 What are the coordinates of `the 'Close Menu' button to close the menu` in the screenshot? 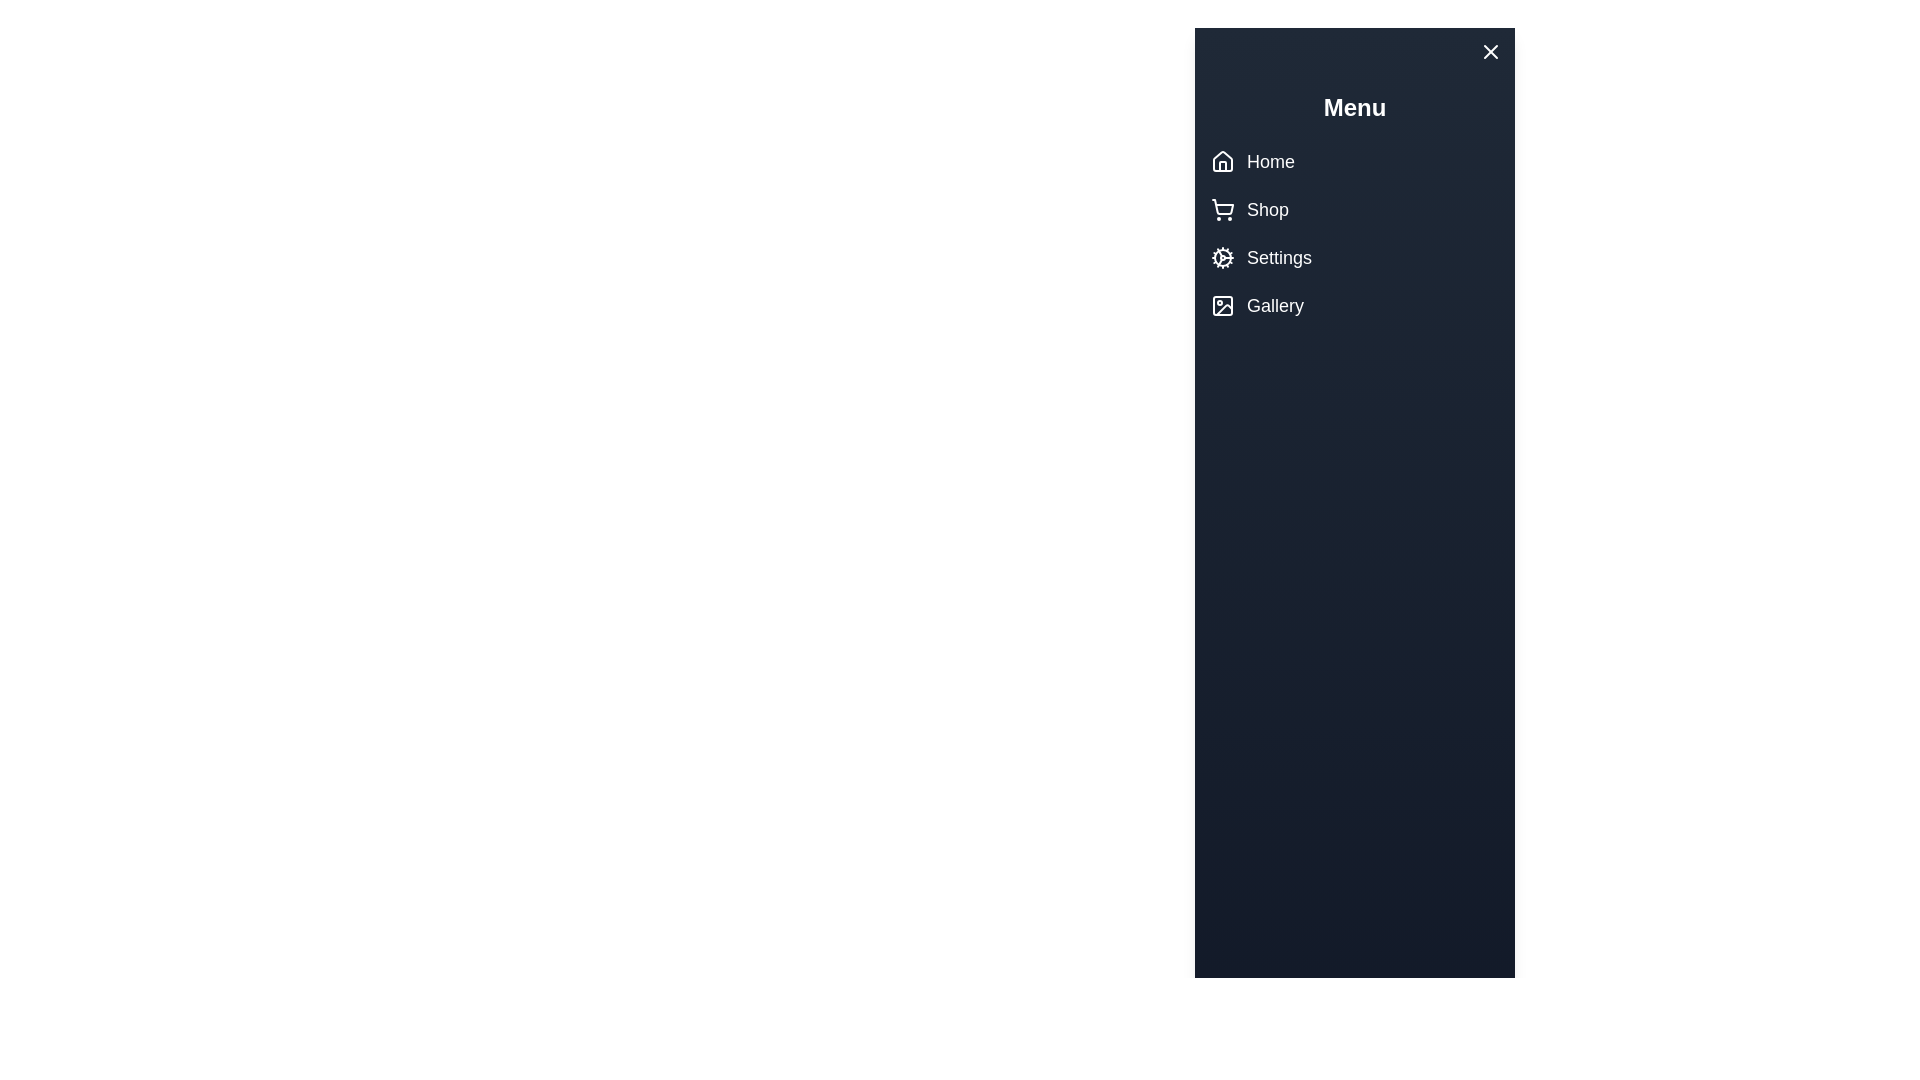 It's located at (1448, 55).